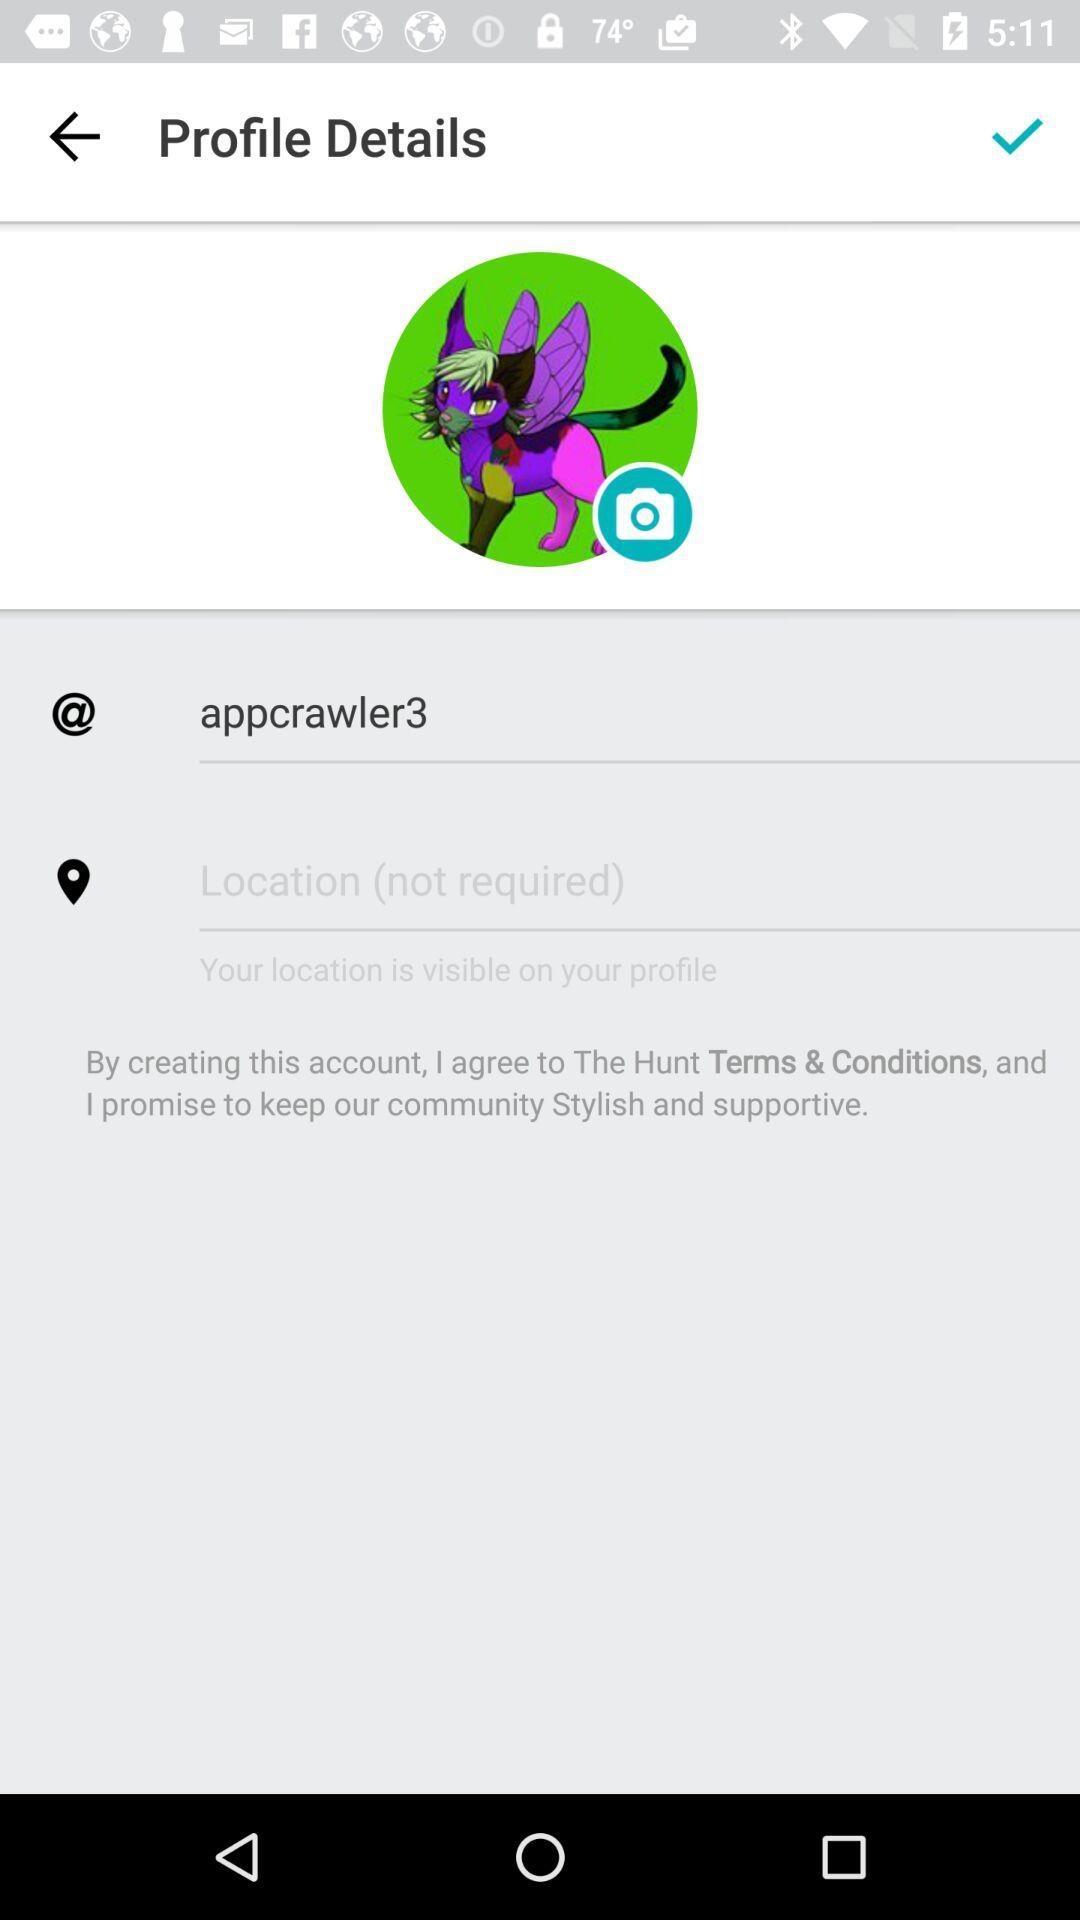  What do you see at coordinates (644, 514) in the screenshot?
I see `see photo 's option` at bounding box center [644, 514].